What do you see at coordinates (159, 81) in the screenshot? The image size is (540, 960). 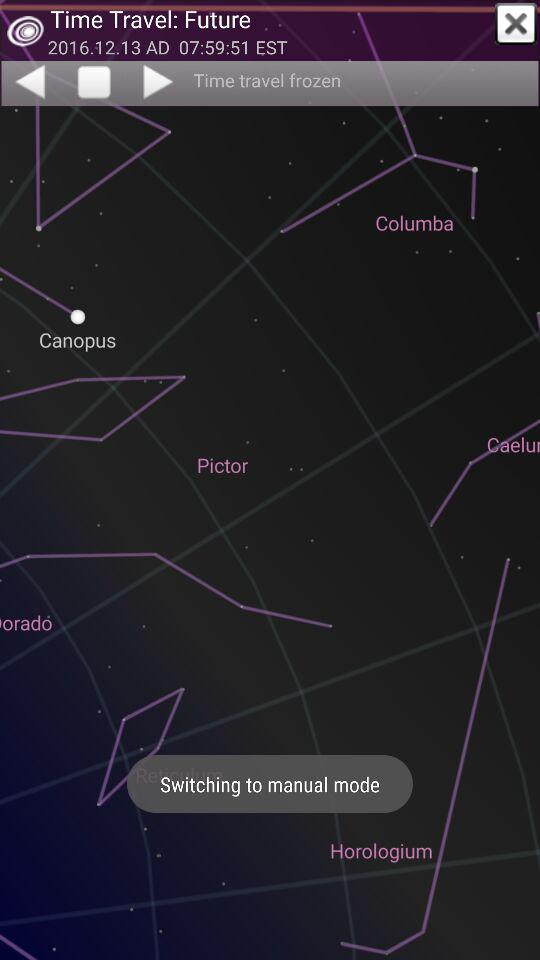 I see `the play icon` at bounding box center [159, 81].